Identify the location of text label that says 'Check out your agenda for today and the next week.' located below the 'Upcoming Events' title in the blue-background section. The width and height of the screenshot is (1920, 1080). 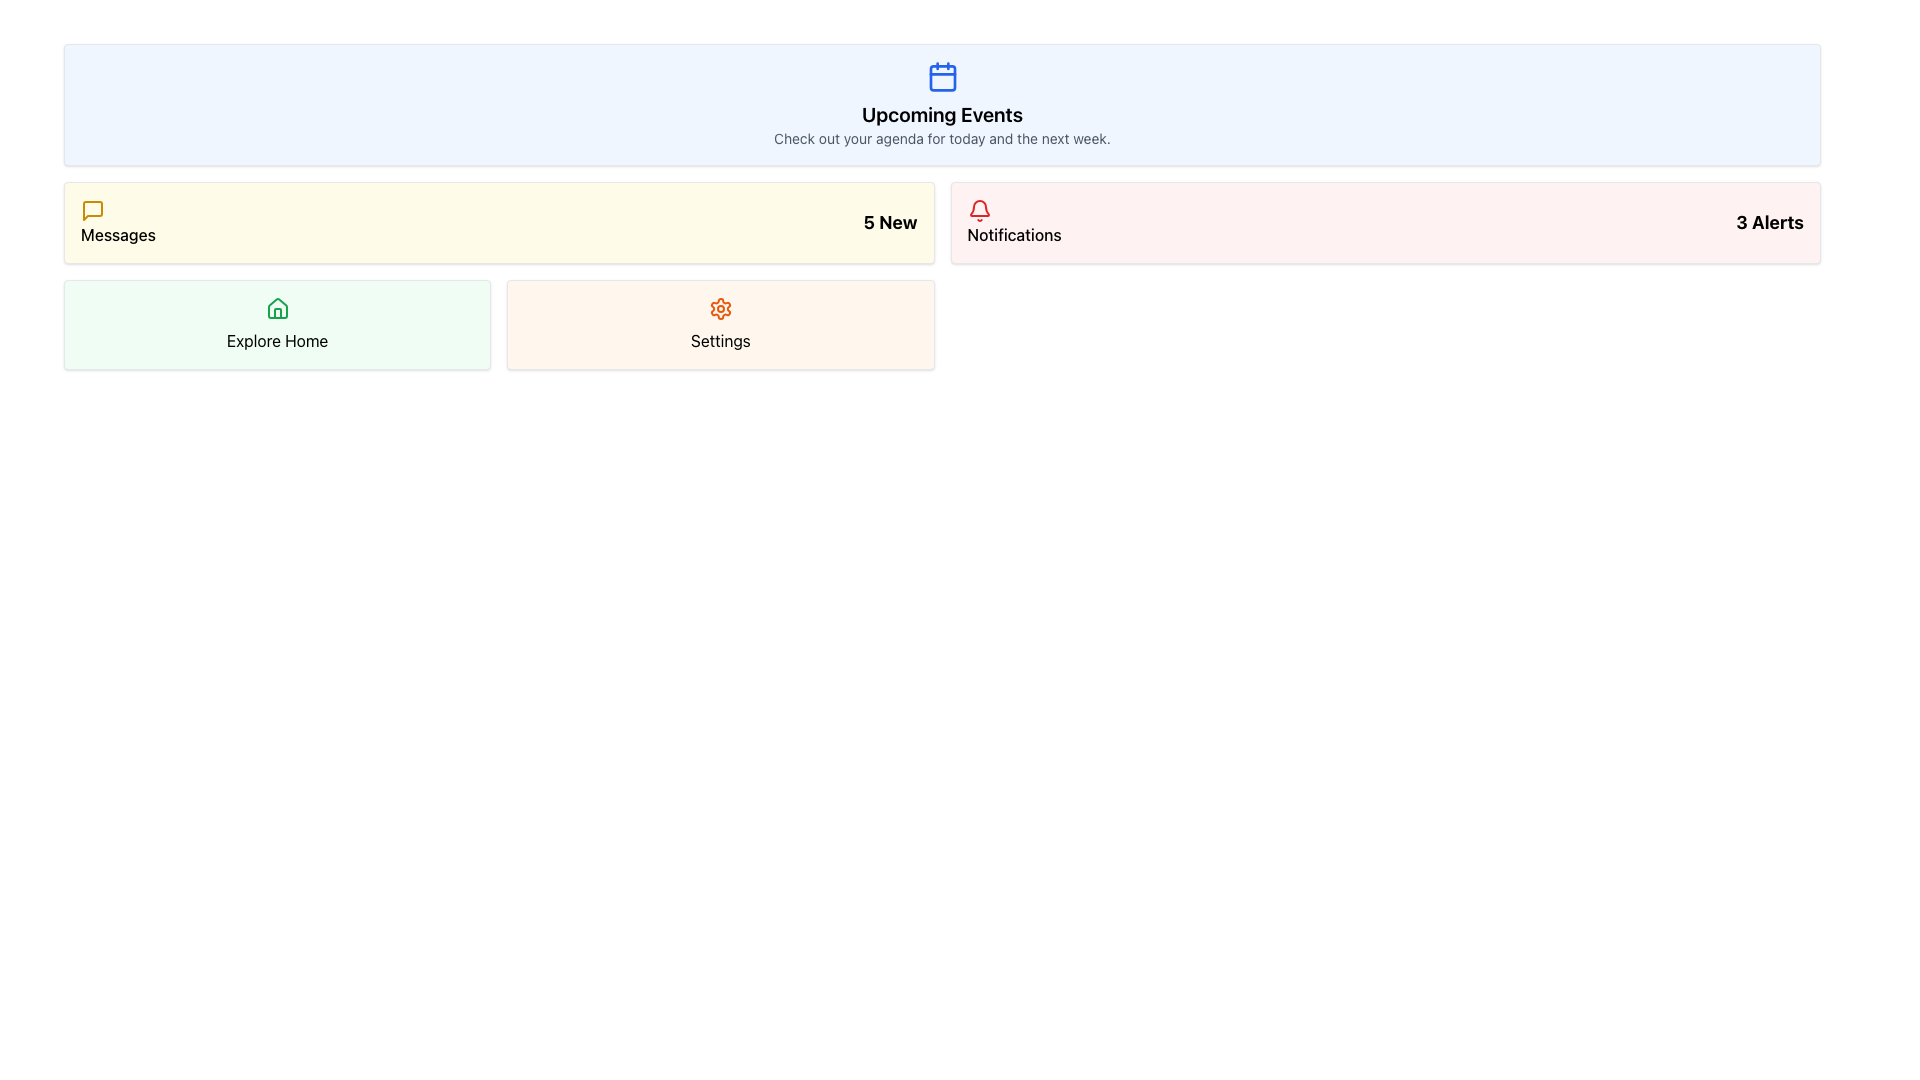
(941, 137).